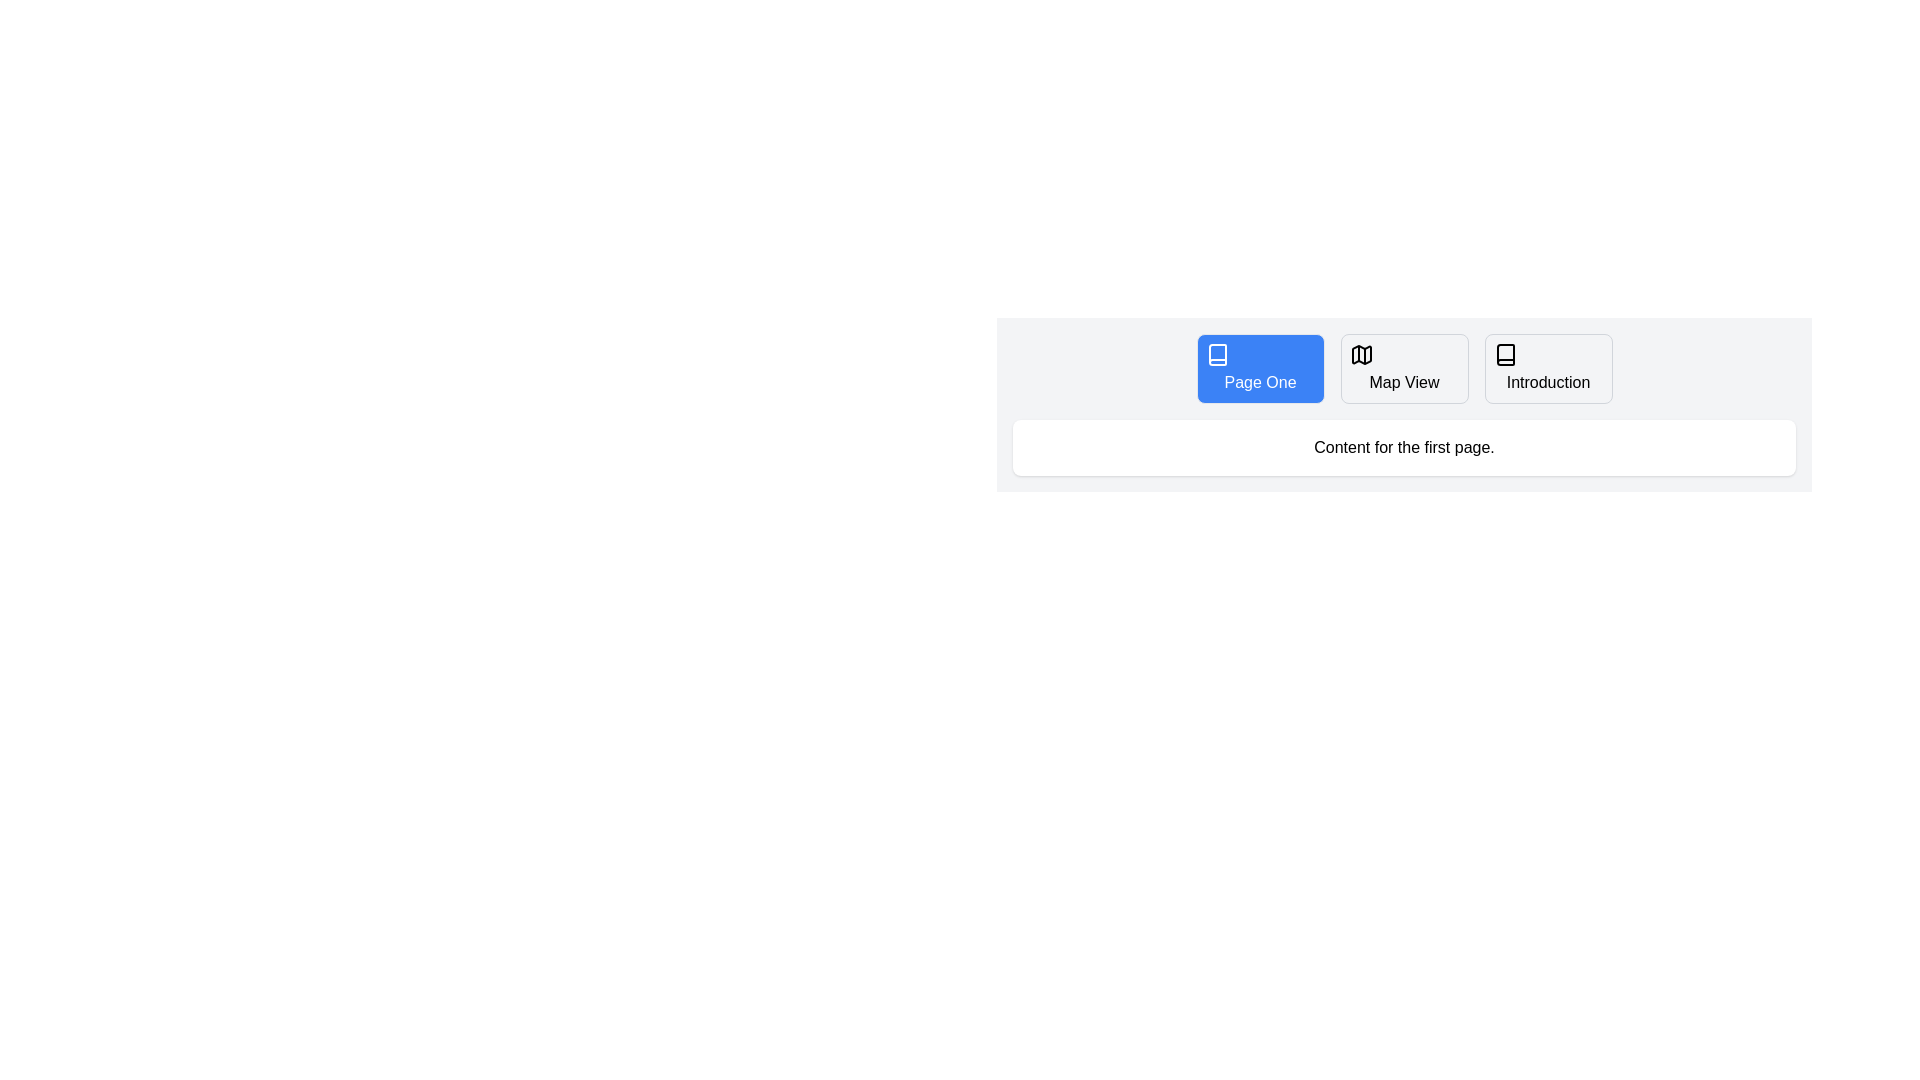  Describe the element at coordinates (1259, 382) in the screenshot. I see `the 'Page One' text label, which is styled in white over a blue background and is part of a navigation bar` at that location.